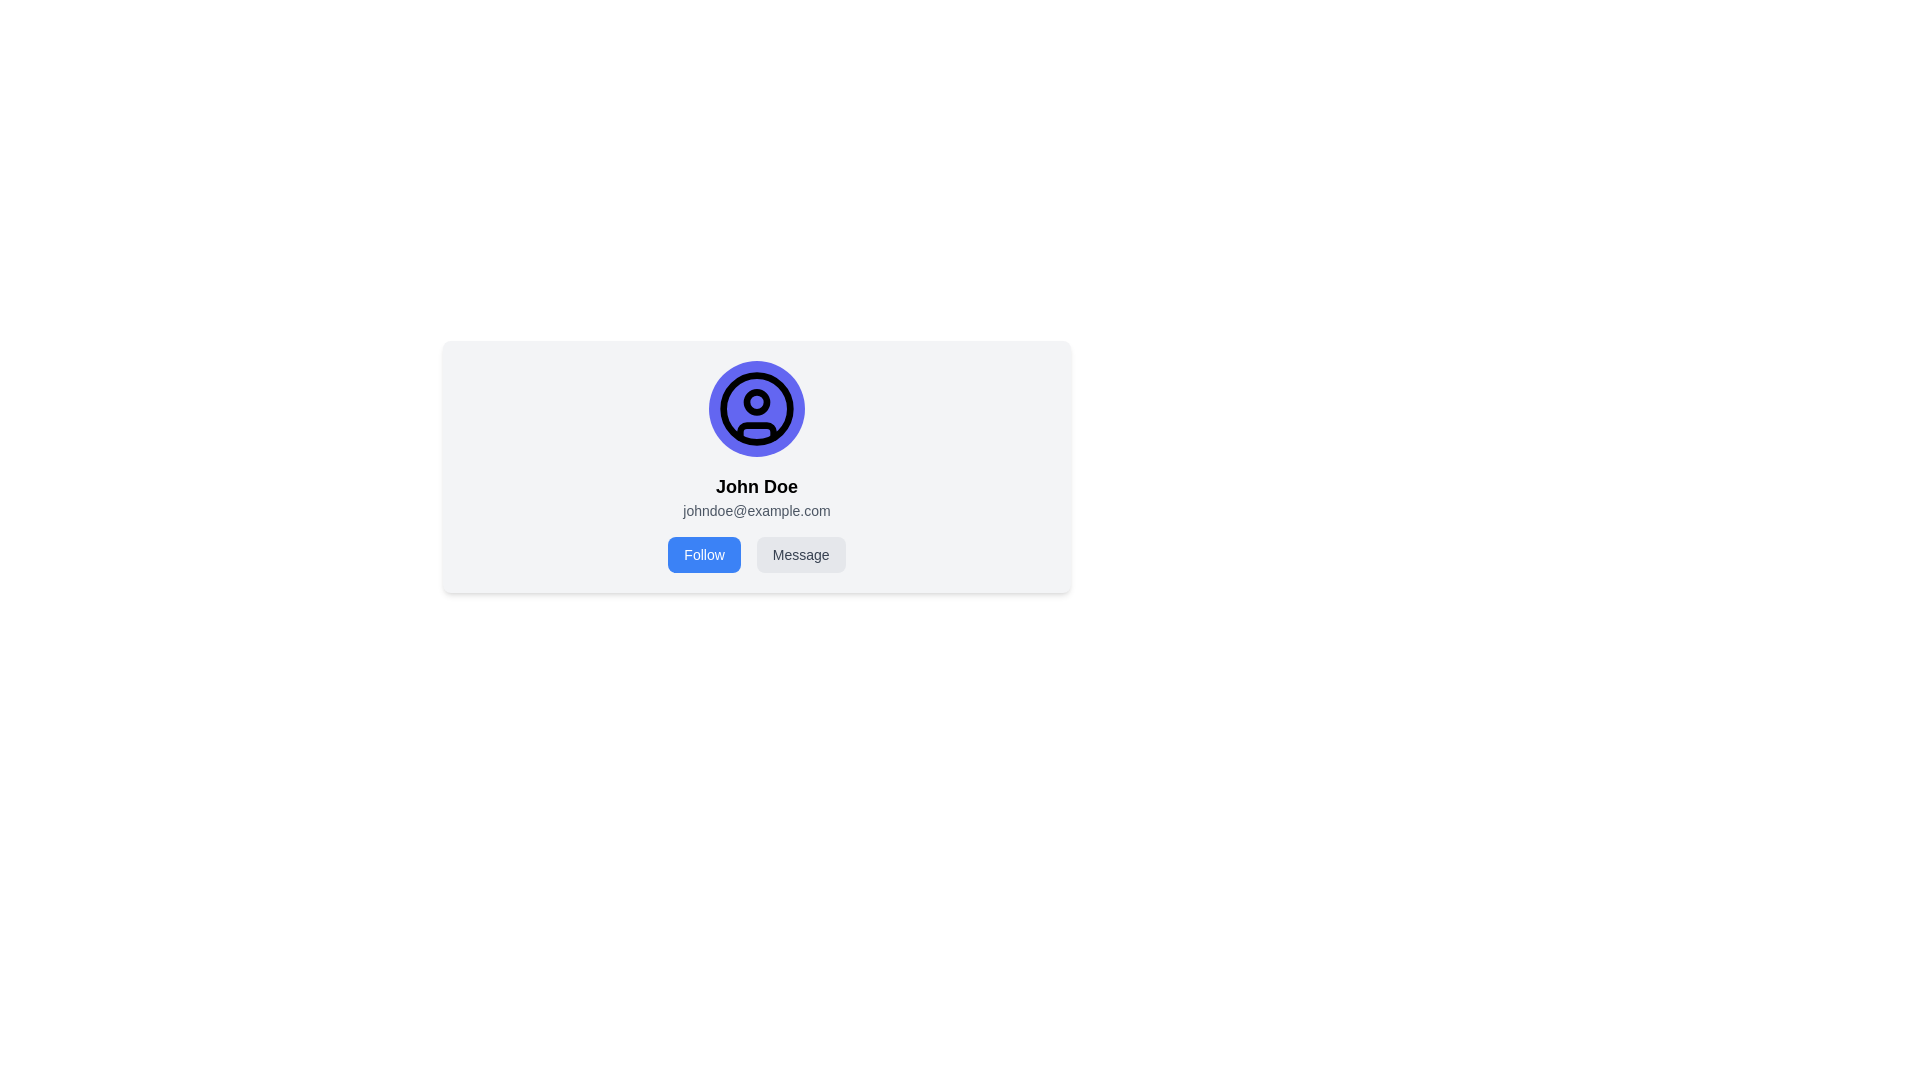 The image size is (1920, 1080). What do you see at coordinates (756, 407) in the screenshot?
I see `the circular decorative profile icon located above the name label 'John Doe' and email 'johndoe@example.com'` at bounding box center [756, 407].